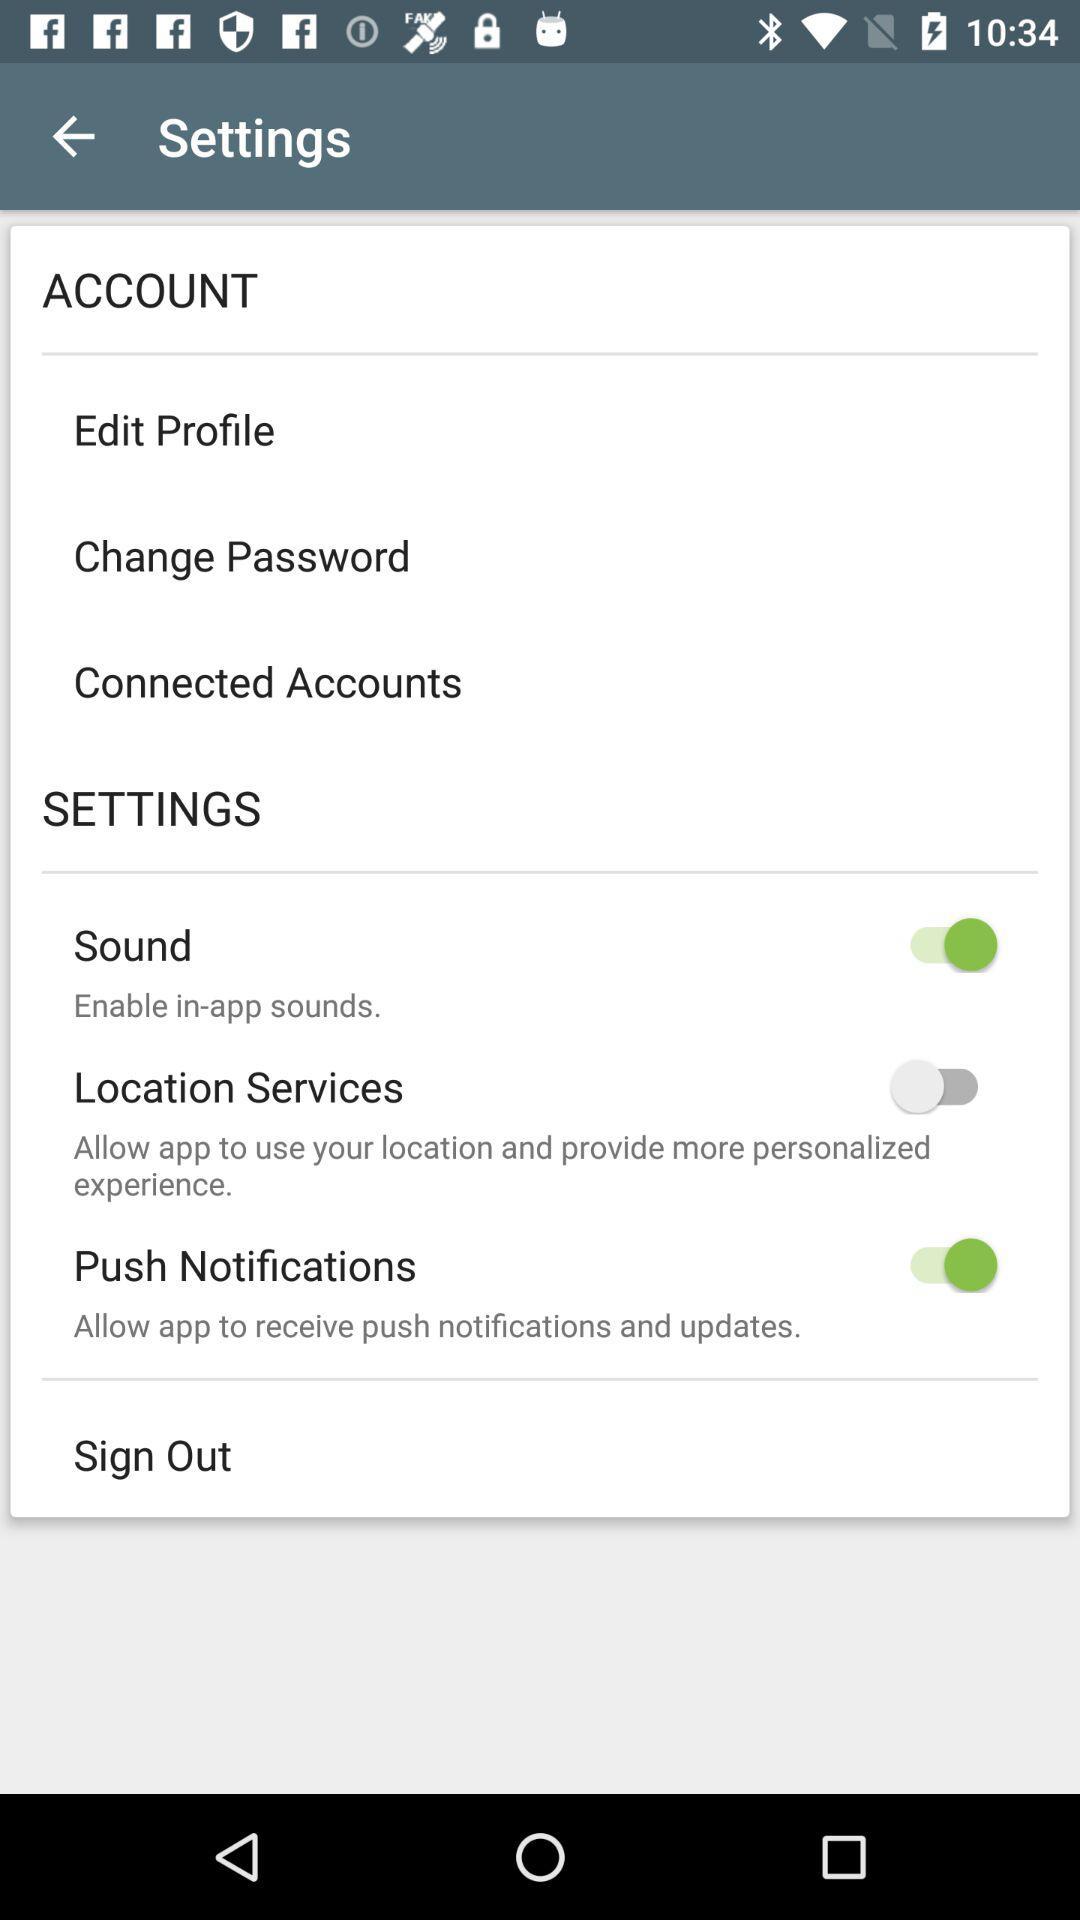 The height and width of the screenshot is (1920, 1080). Describe the element at coordinates (72, 135) in the screenshot. I see `the item to the left of settings` at that location.